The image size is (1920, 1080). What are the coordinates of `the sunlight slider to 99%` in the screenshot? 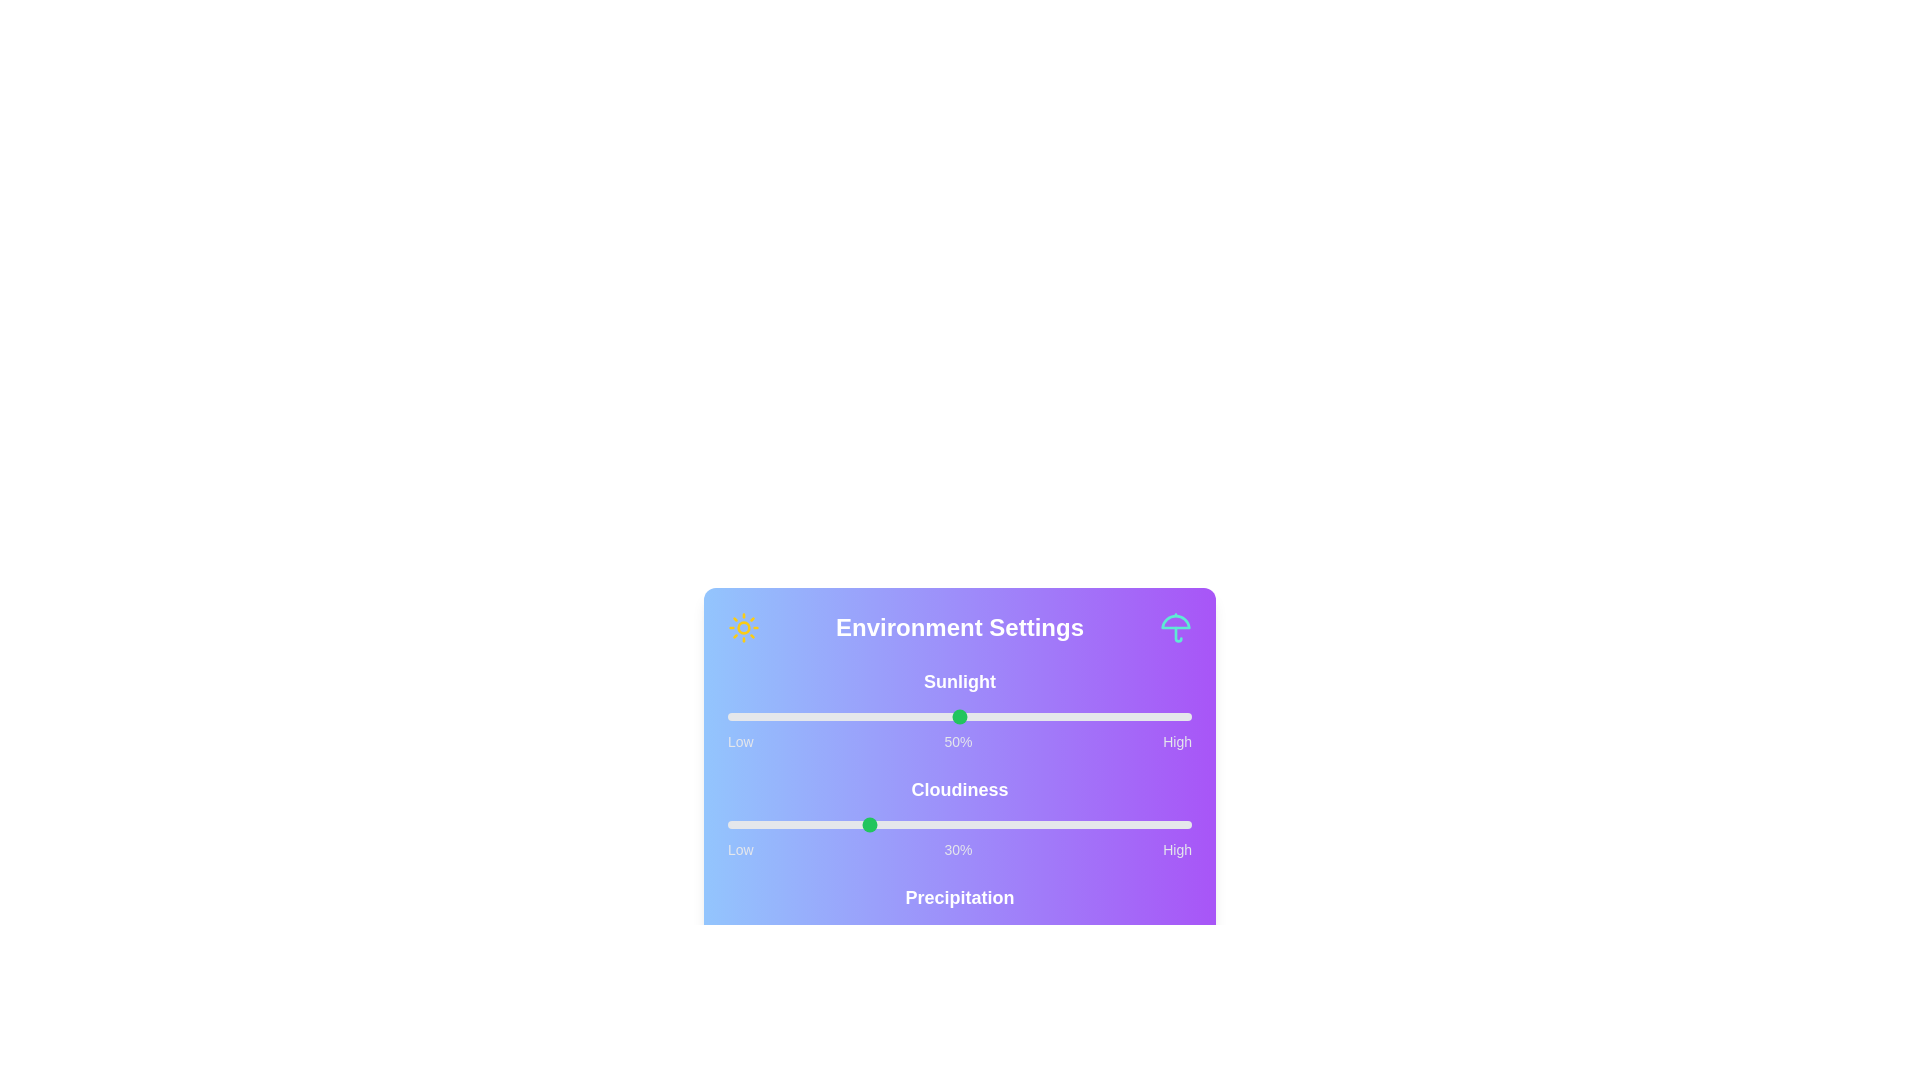 It's located at (1187, 716).